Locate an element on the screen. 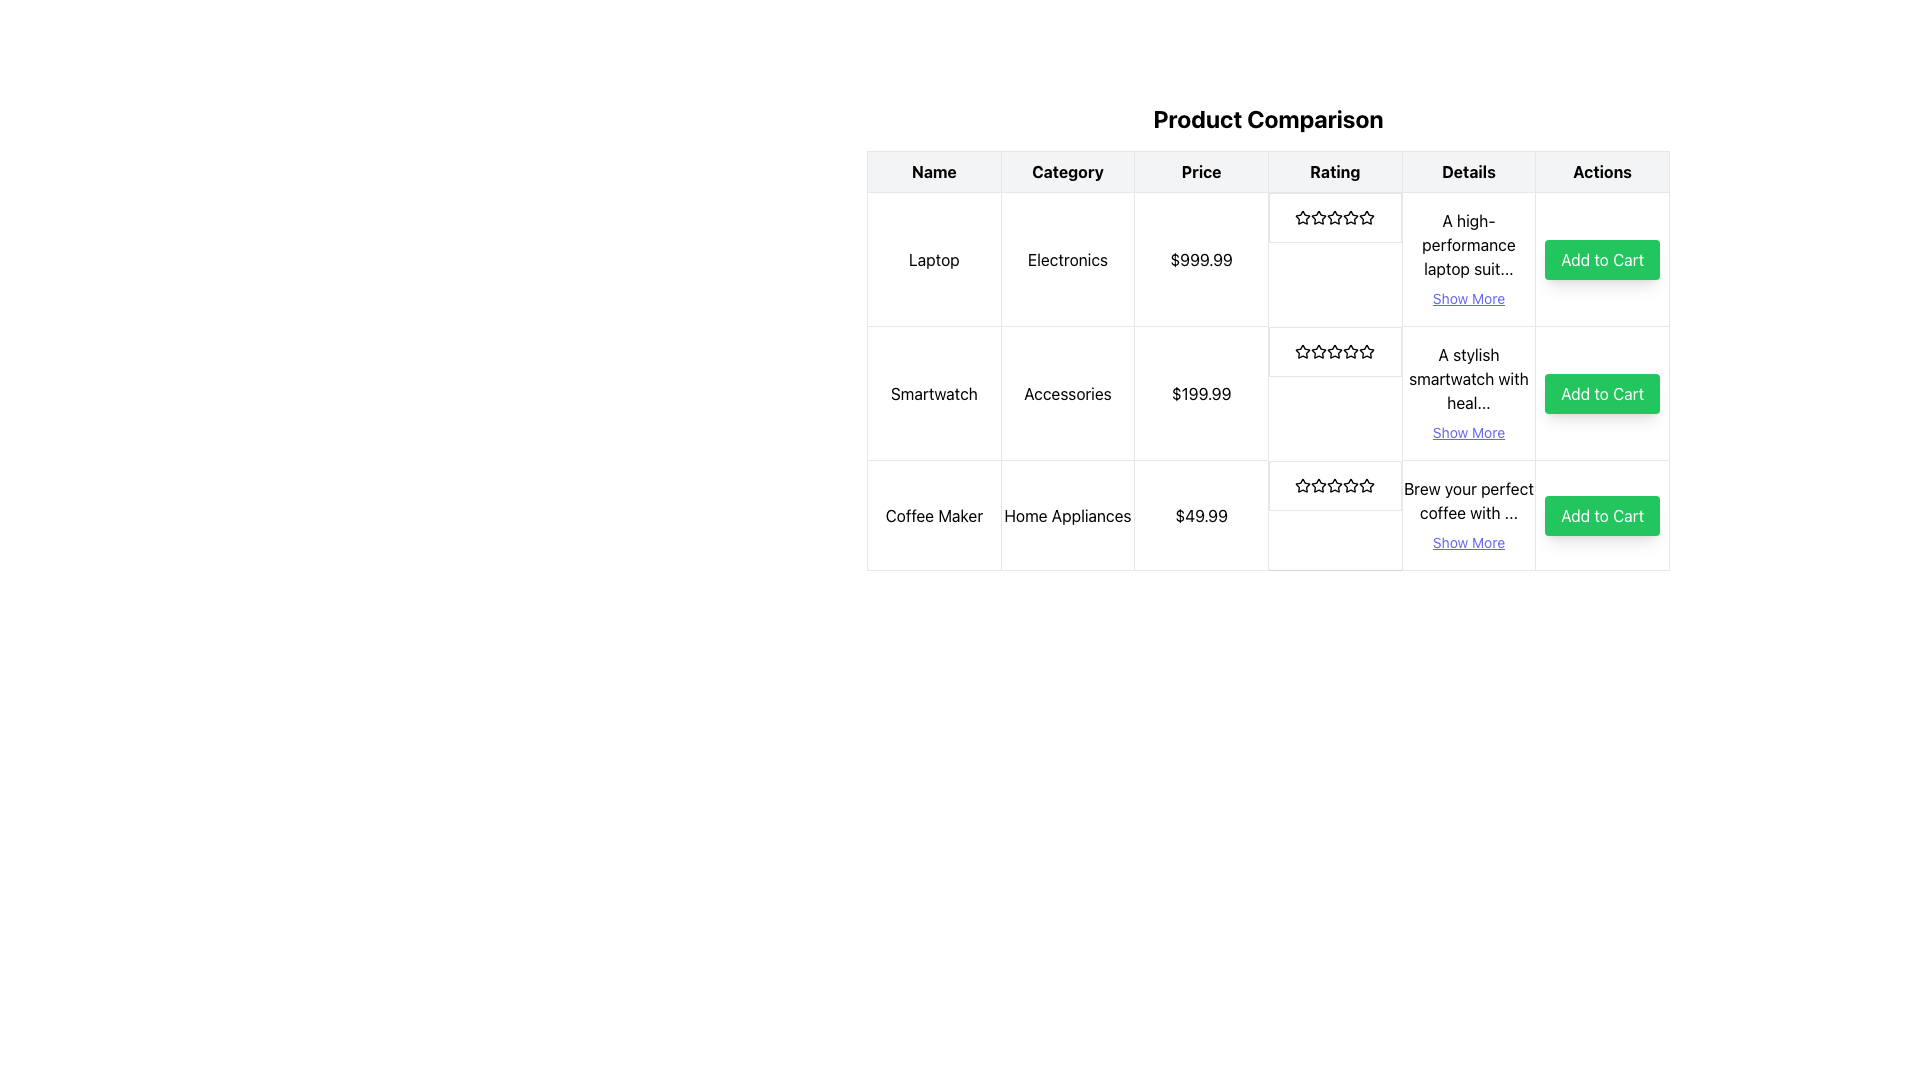 Image resolution: width=1920 pixels, height=1080 pixels. the 'Name' table header cell, which displays the text in bold black font on a light gray background and is the first column header in the table is located at coordinates (933, 171).